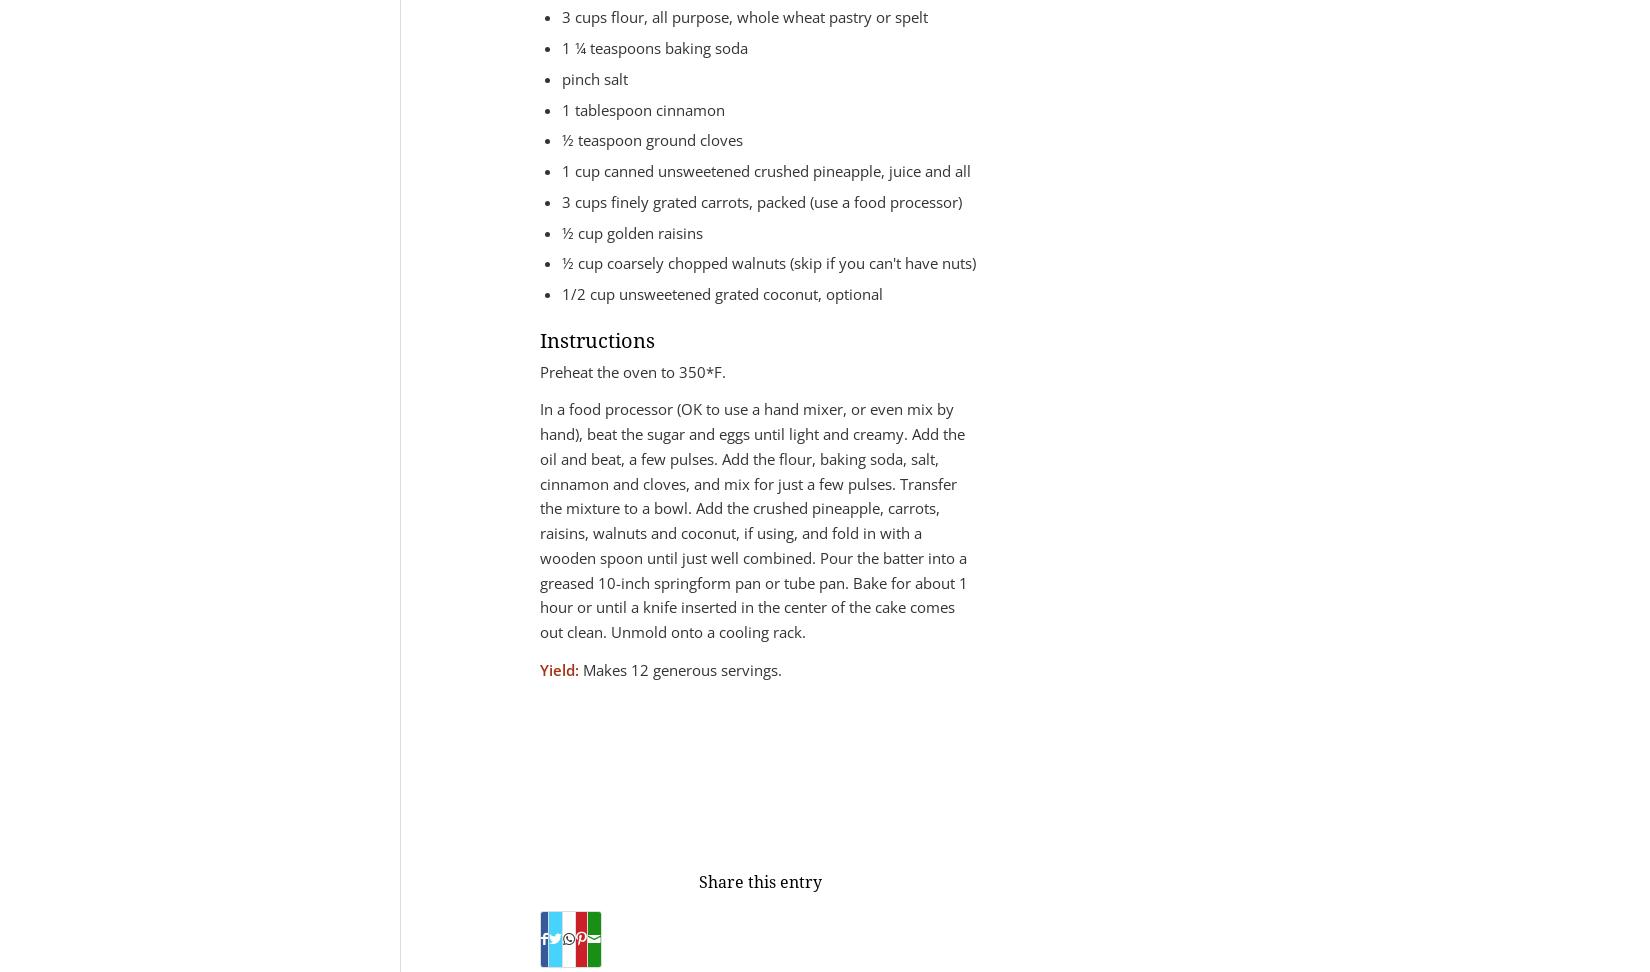 This screenshot has width=1650, height=972. What do you see at coordinates (549, 756) in the screenshot?
I see `'Kosher'` at bounding box center [549, 756].